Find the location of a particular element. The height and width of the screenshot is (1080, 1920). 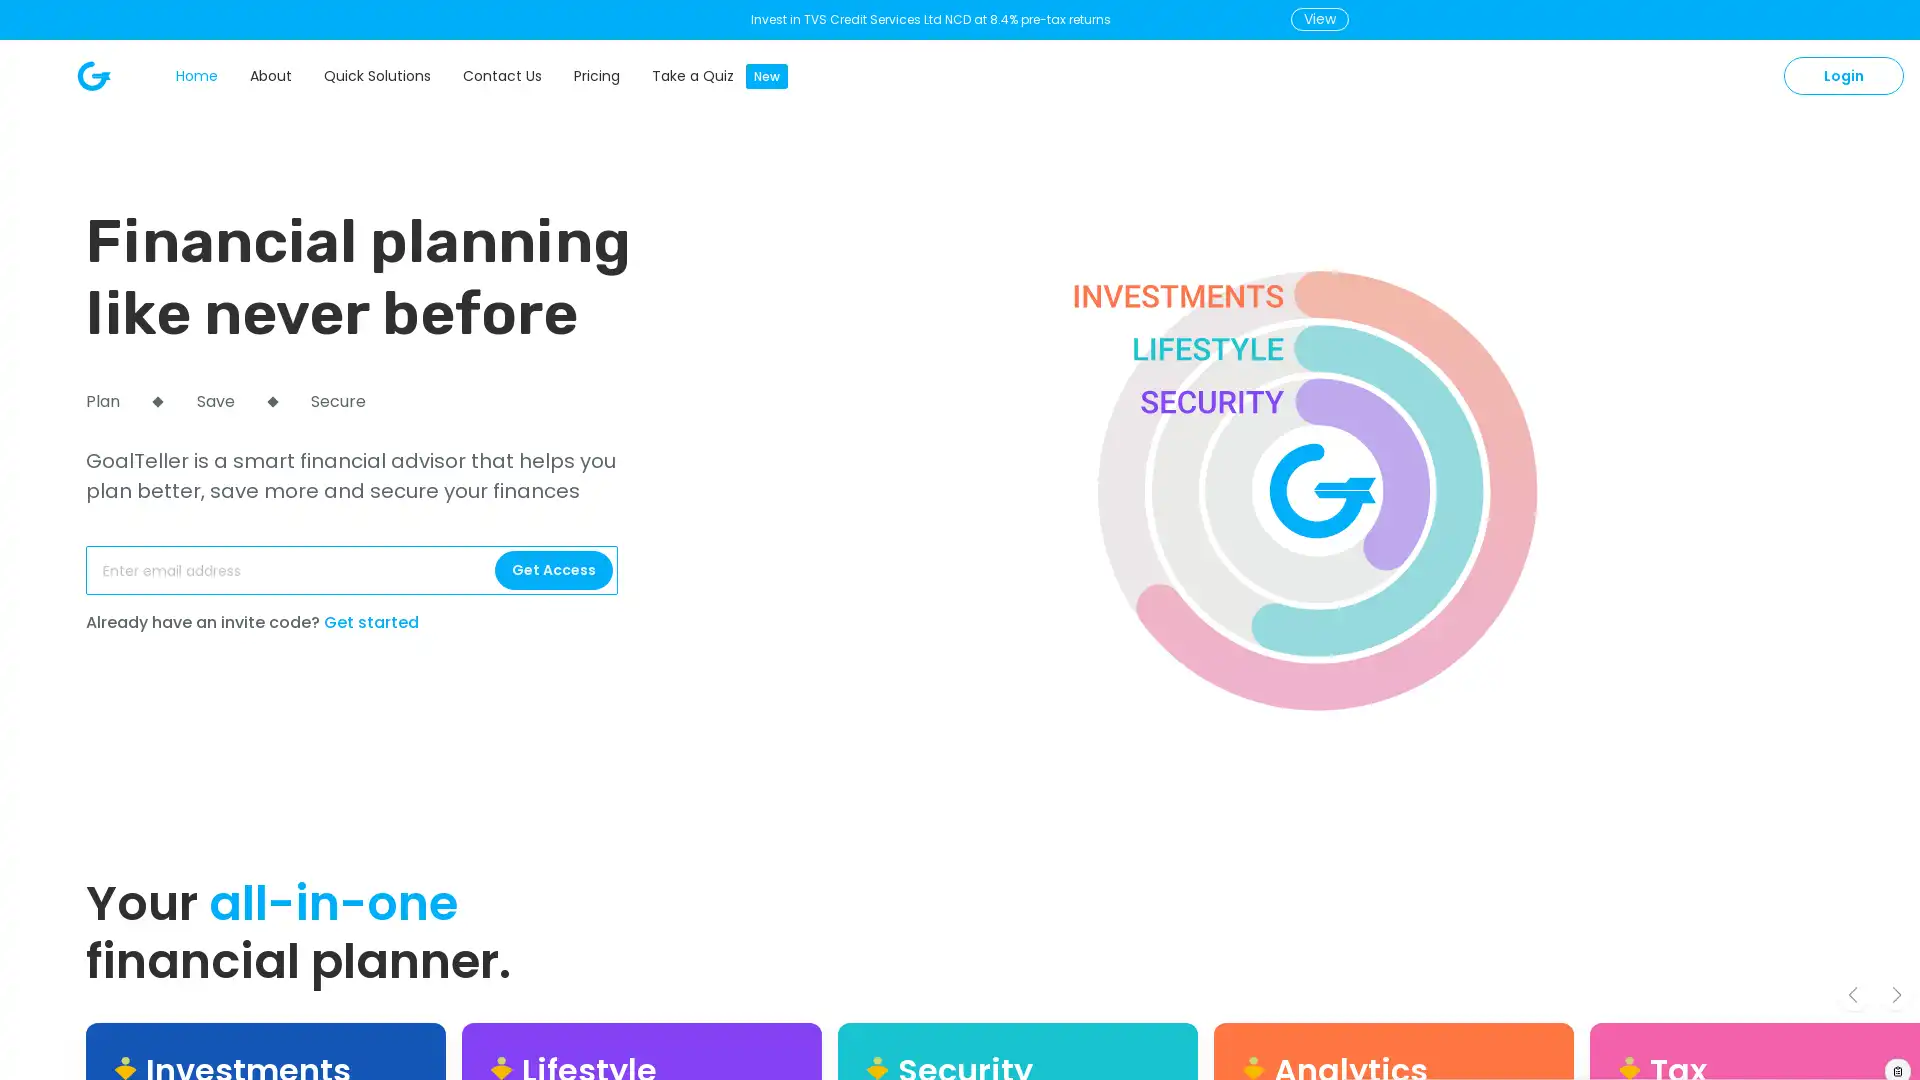

Next slide is located at coordinates (1895, 994).